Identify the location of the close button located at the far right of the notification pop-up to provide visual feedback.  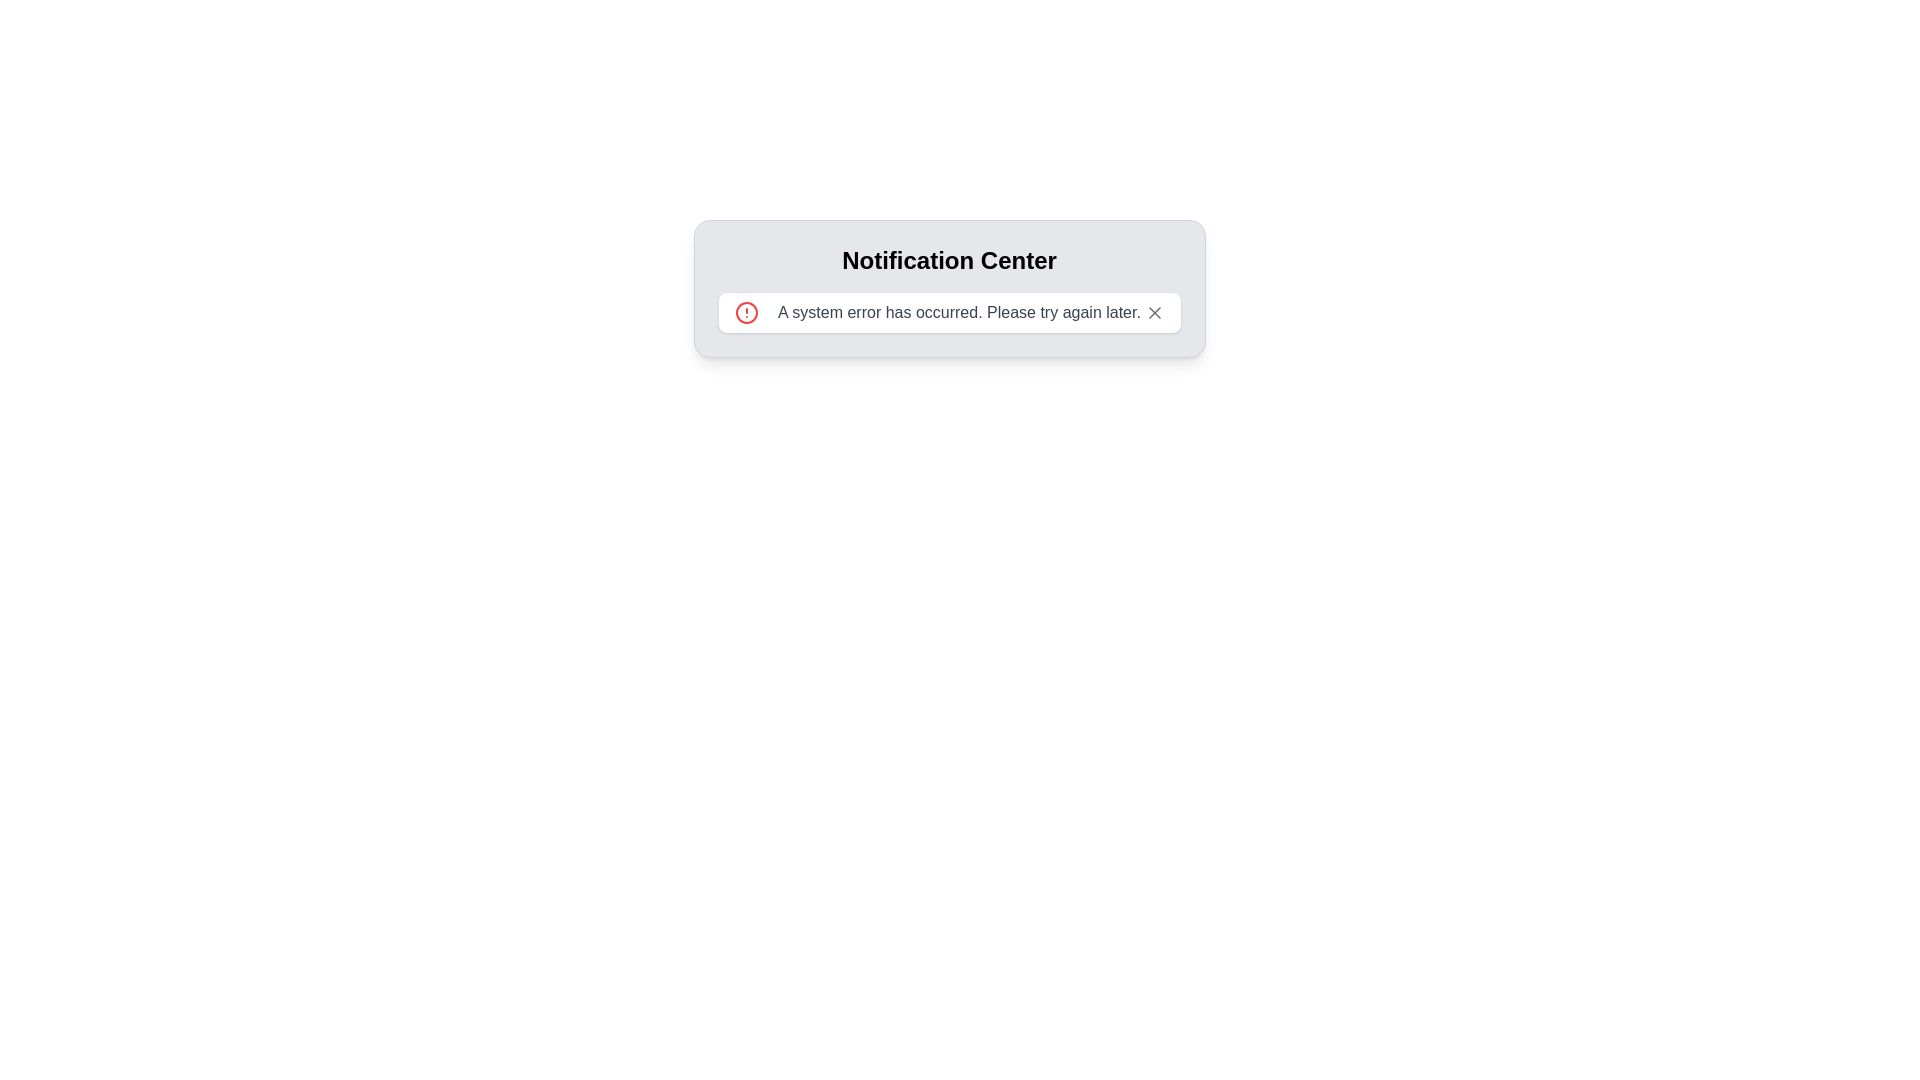
(1154, 312).